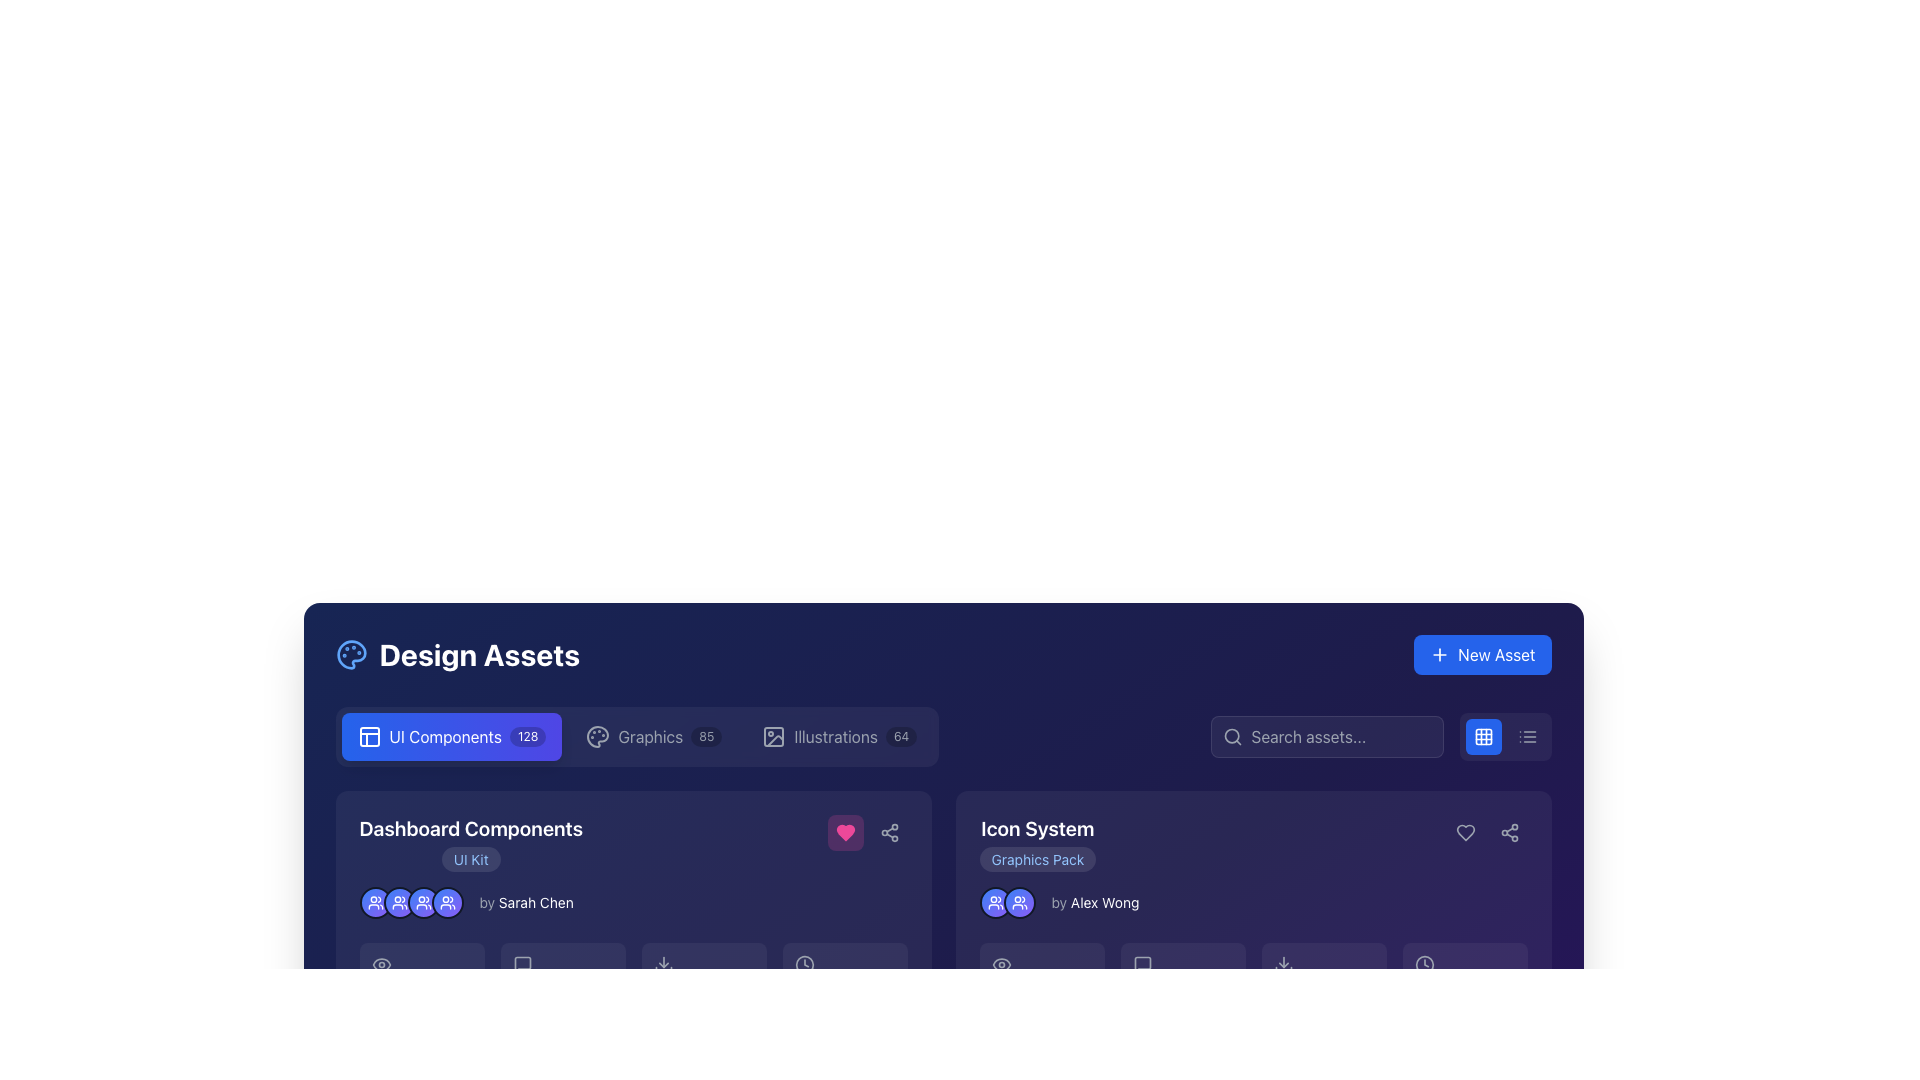 This screenshot has width=1920, height=1080. Describe the element at coordinates (773, 736) in the screenshot. I see `the small icon resembling an image frame with a circular detail and a diagonal line, located to the far left of the 'Illustrations 64' menu item in the navigation bar` at that location.